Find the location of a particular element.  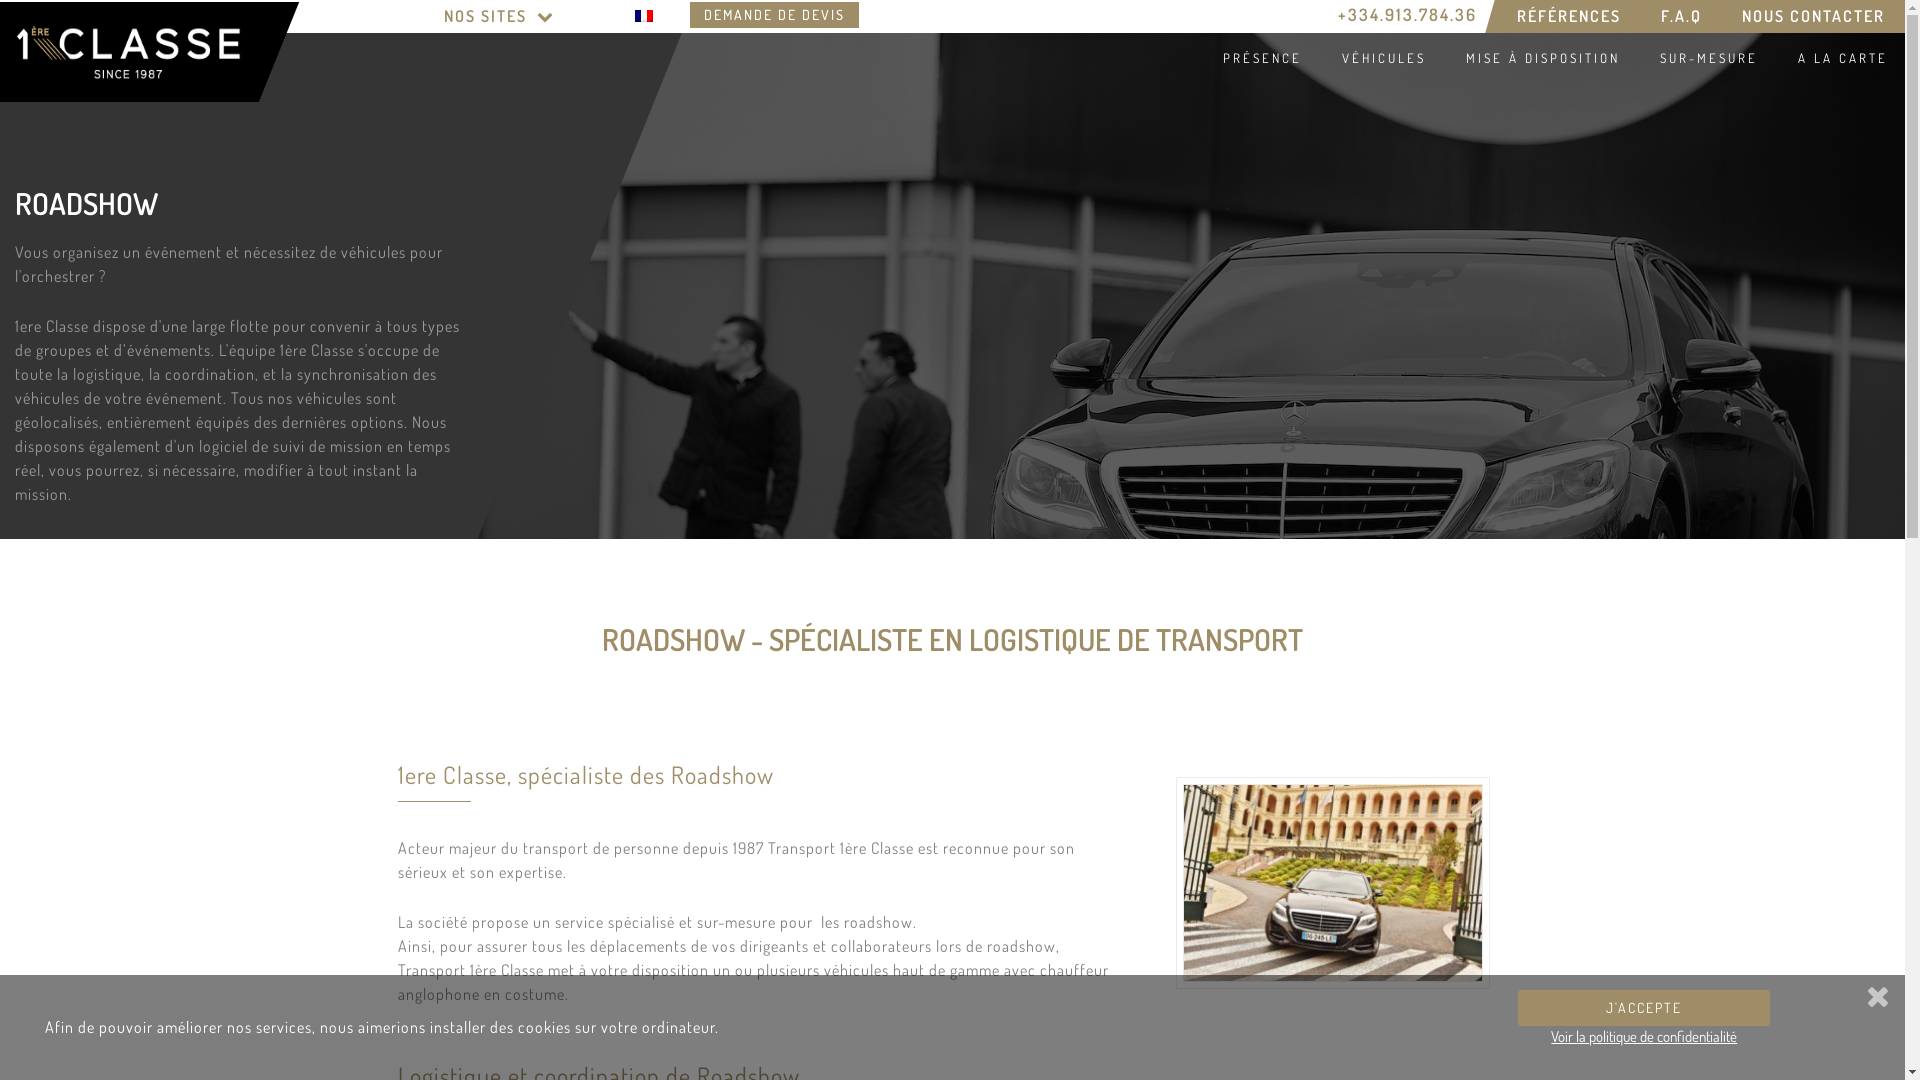

'DEMANDE DE DEVIS' is located at coordinates (773, 15).